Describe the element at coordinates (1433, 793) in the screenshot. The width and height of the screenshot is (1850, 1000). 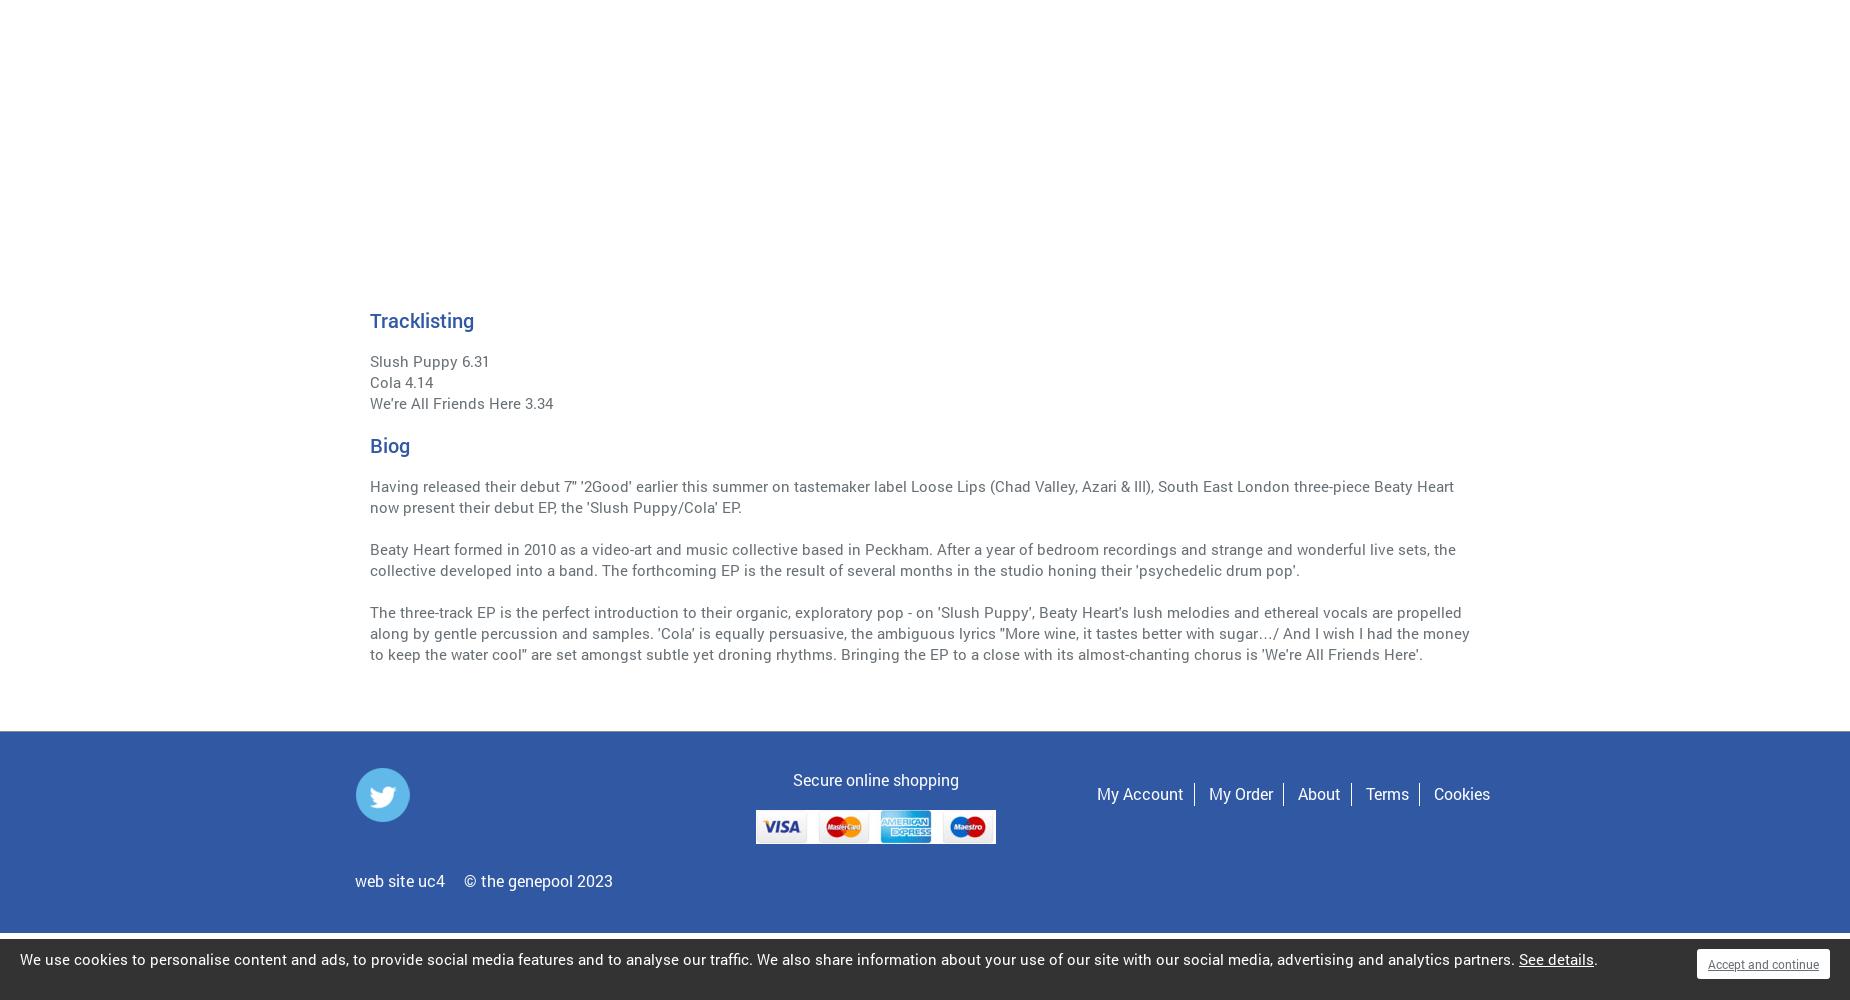
I see `'Cookies'` at that location.